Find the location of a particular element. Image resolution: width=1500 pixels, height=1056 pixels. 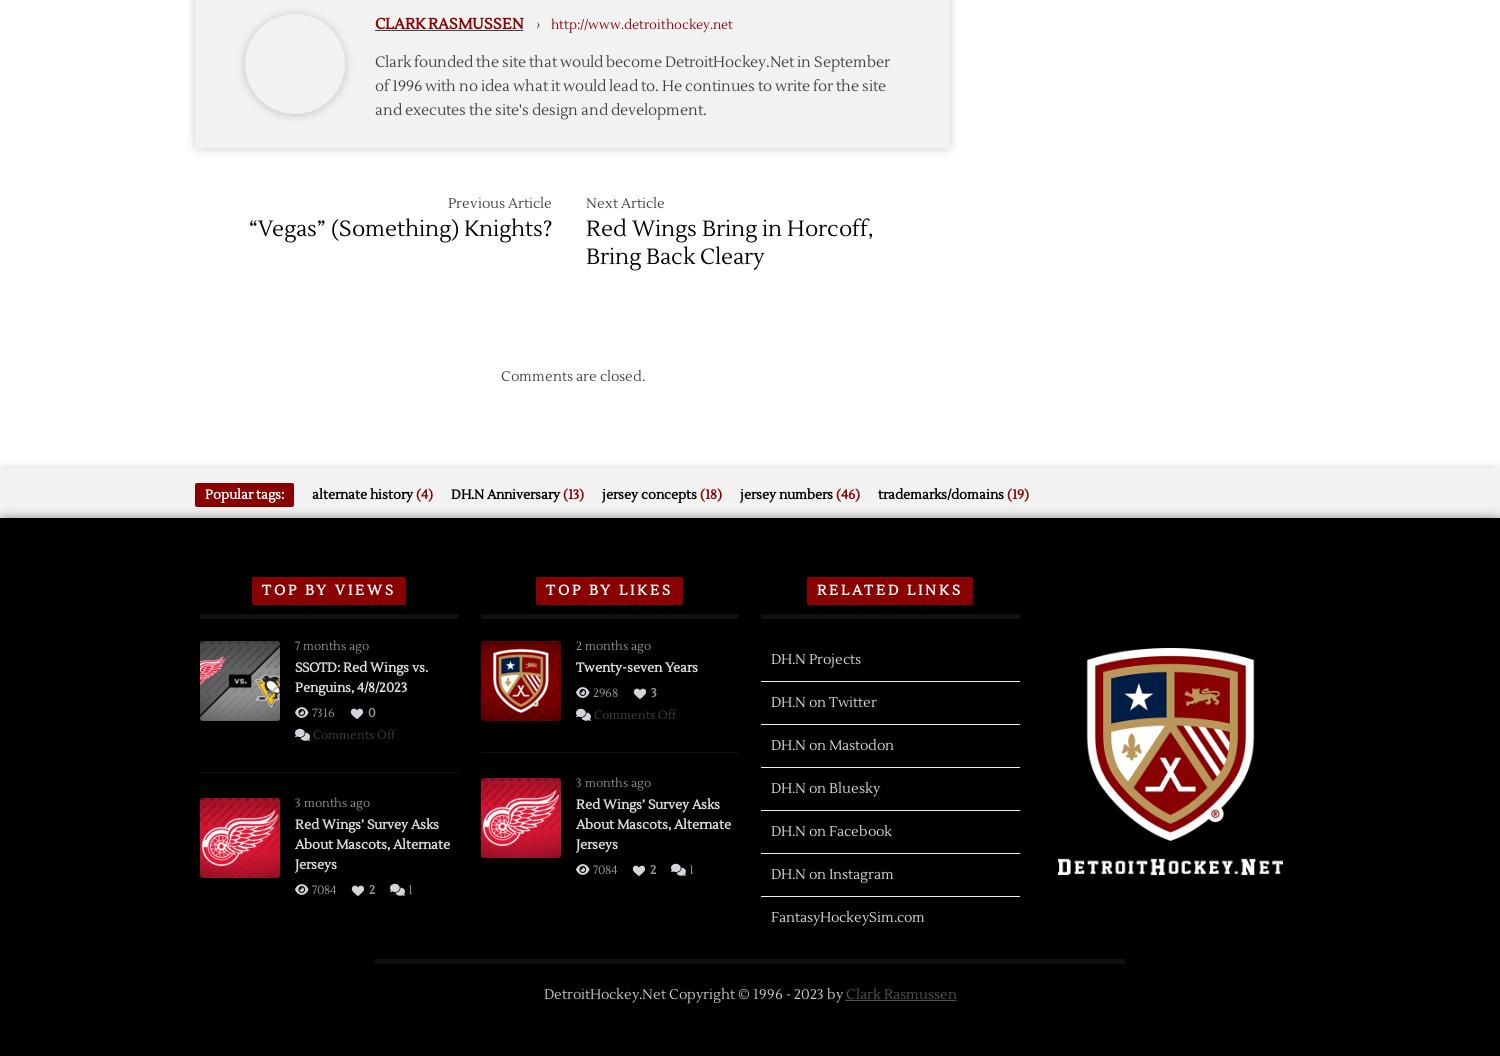

'by' is located at coordinates (833, 993).